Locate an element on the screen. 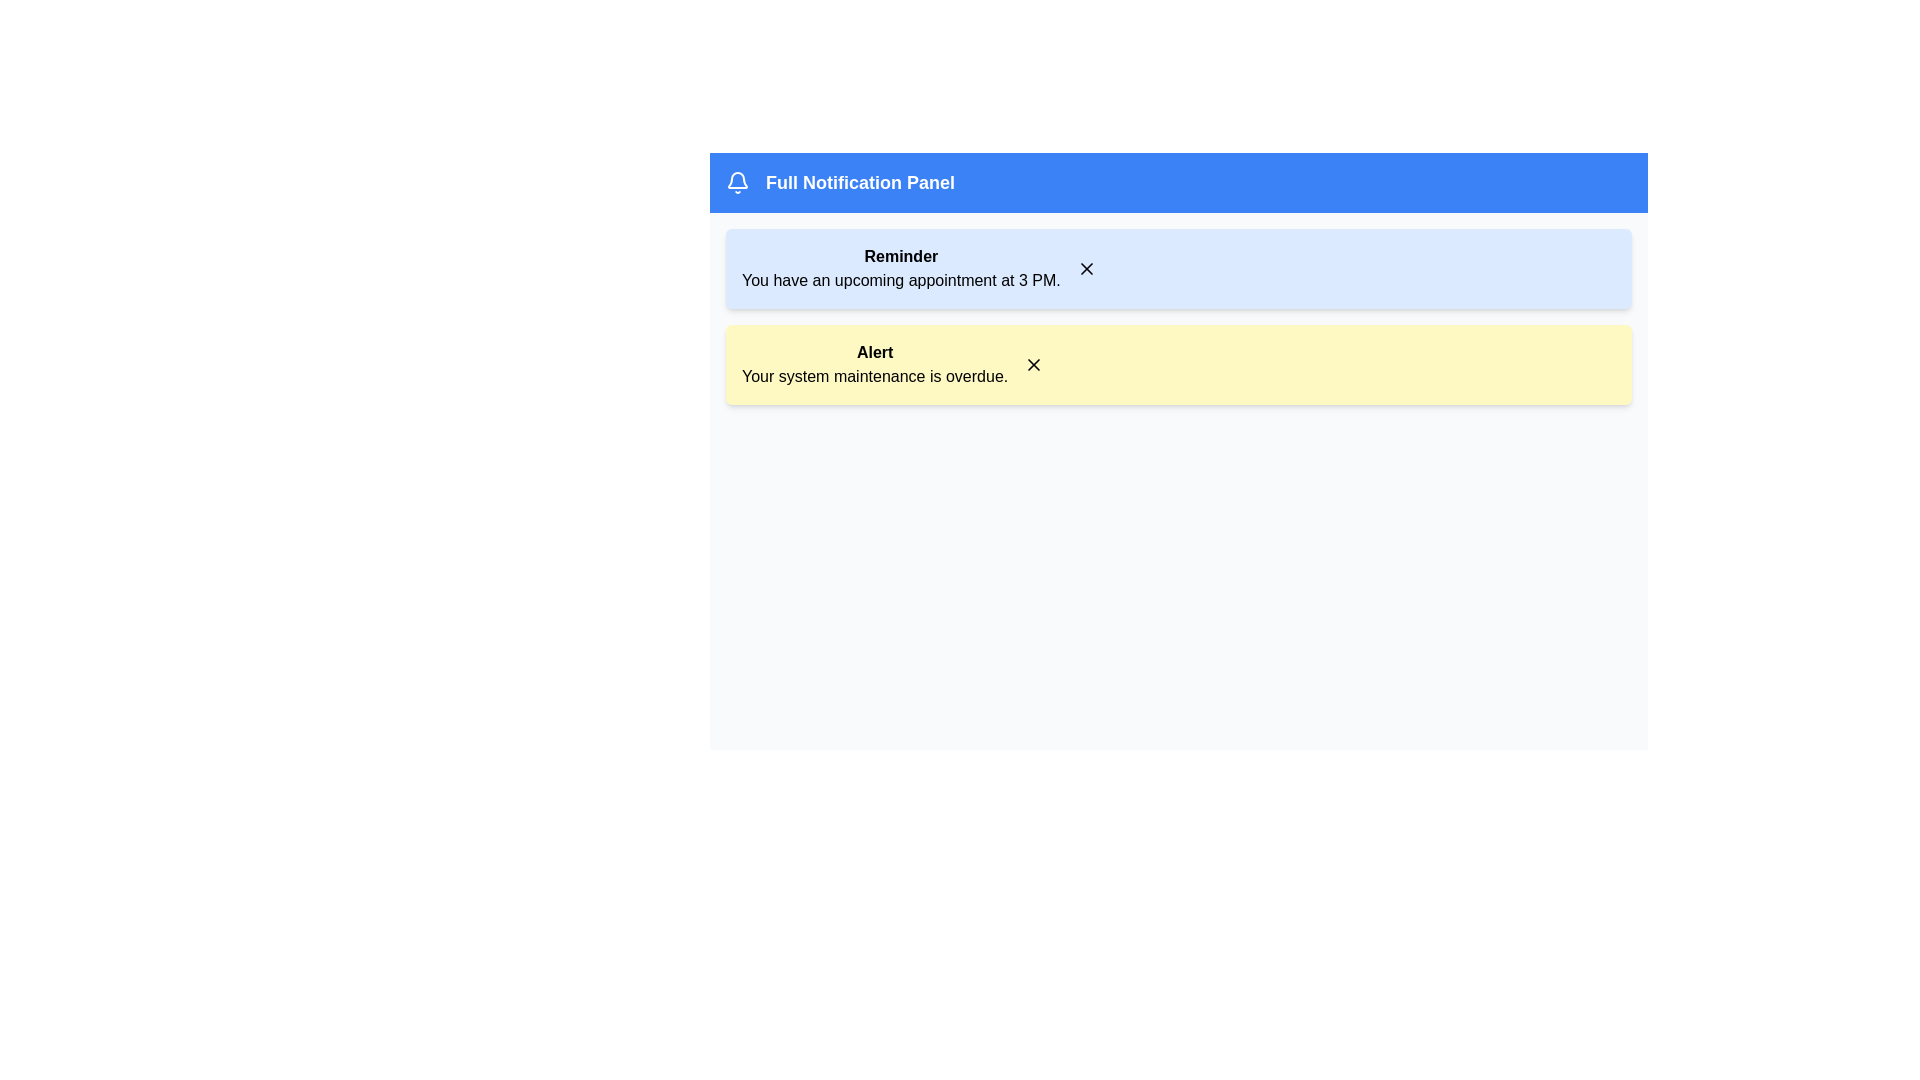  the close button located in the top-right corner of the yellow notification block titled 'Alert' is located at coordinates (1034, 365).